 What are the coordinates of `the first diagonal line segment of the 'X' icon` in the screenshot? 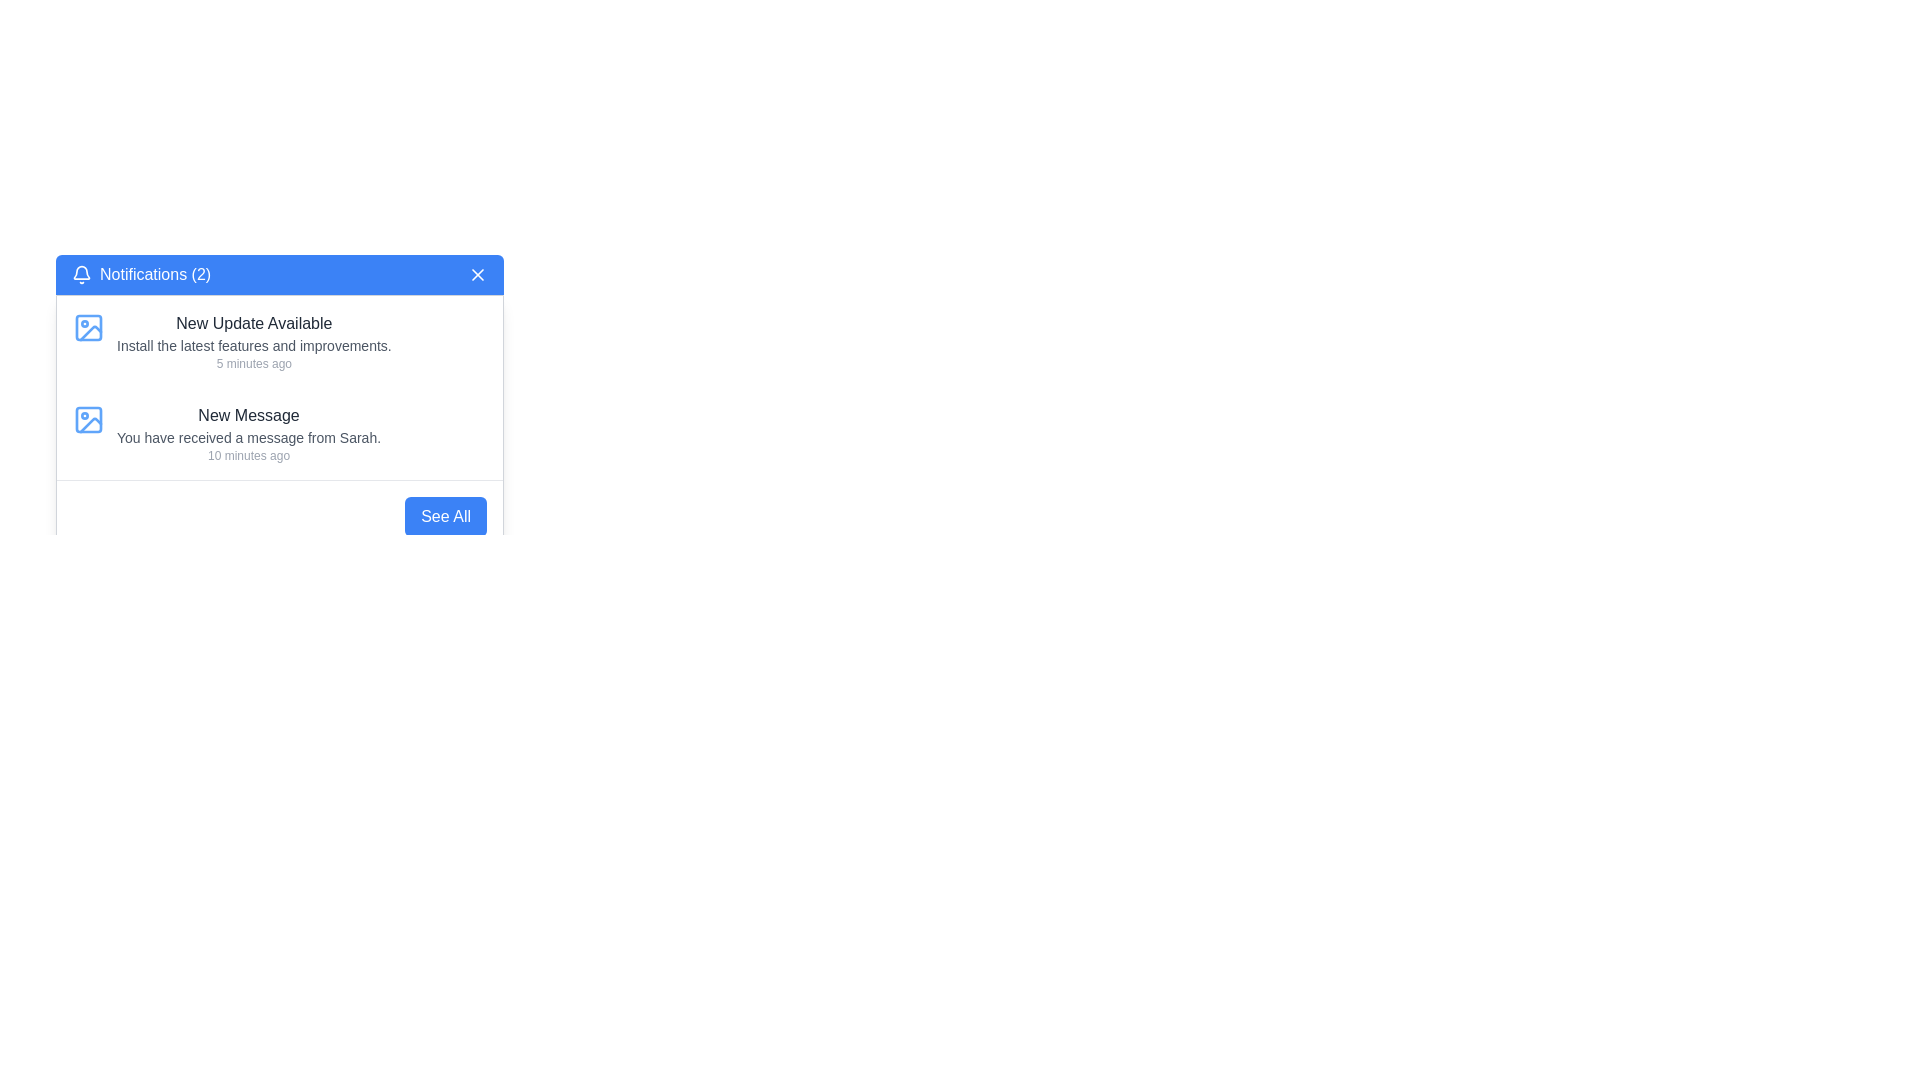 It's located at (477, 274).